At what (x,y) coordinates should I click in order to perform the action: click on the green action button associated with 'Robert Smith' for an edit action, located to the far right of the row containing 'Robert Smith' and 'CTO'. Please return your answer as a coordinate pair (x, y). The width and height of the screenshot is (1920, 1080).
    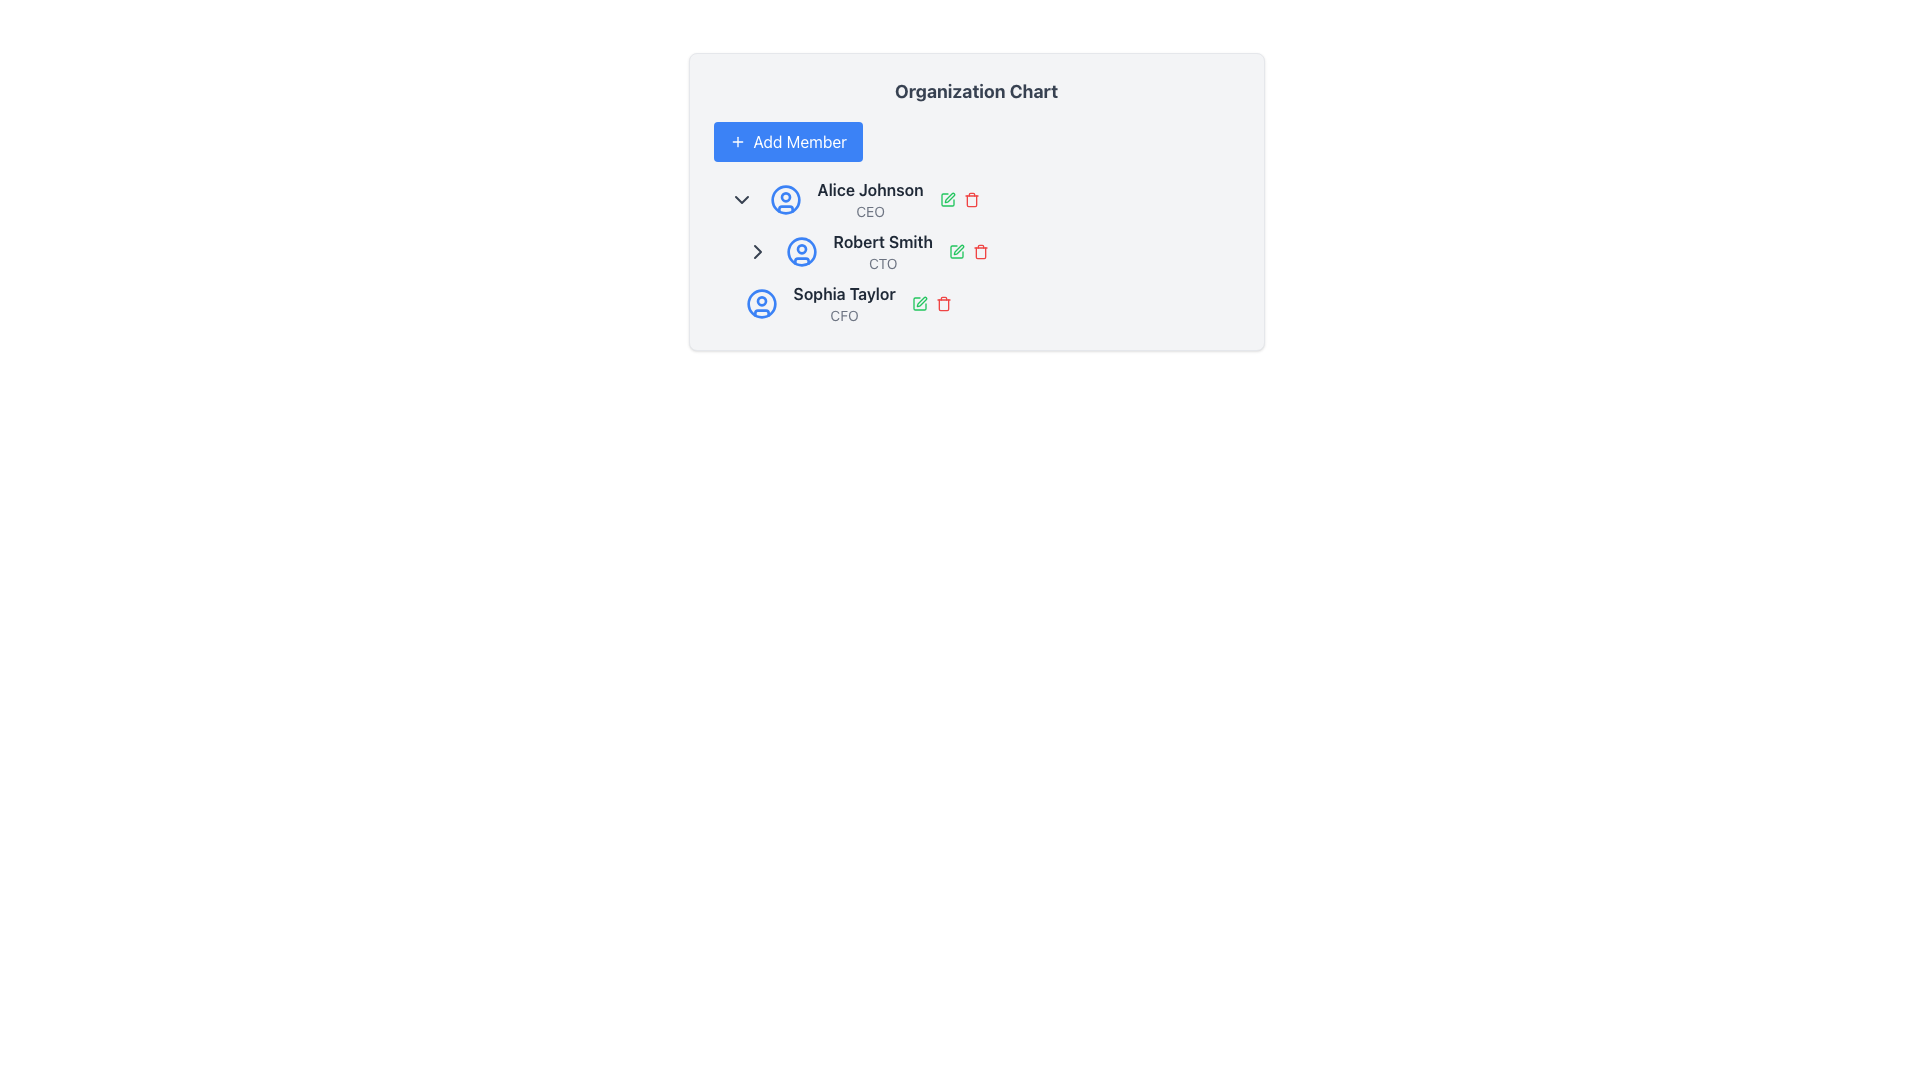
    Looking at the image, I should click on (969, 250).